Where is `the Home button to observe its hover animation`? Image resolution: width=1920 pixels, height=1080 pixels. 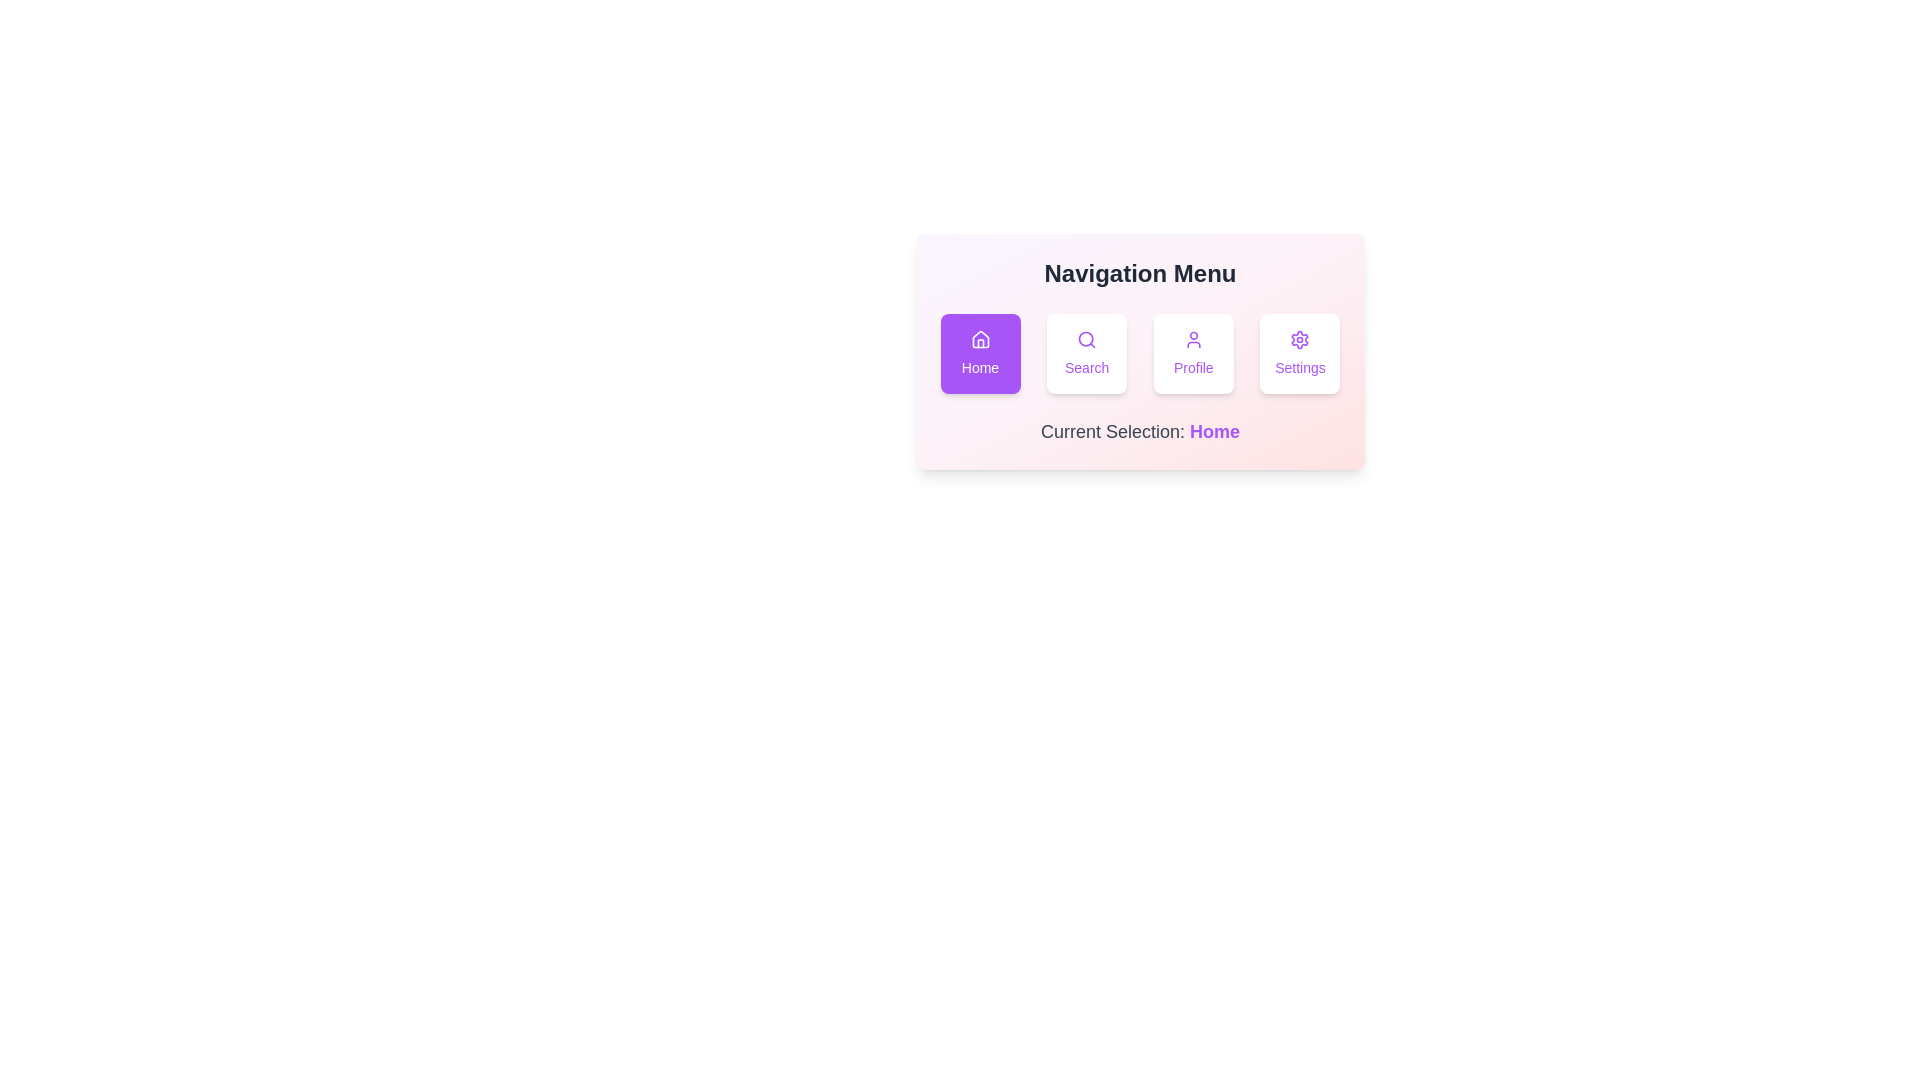 the Home button to observe its hover animation is located at coordinates (980, 353).